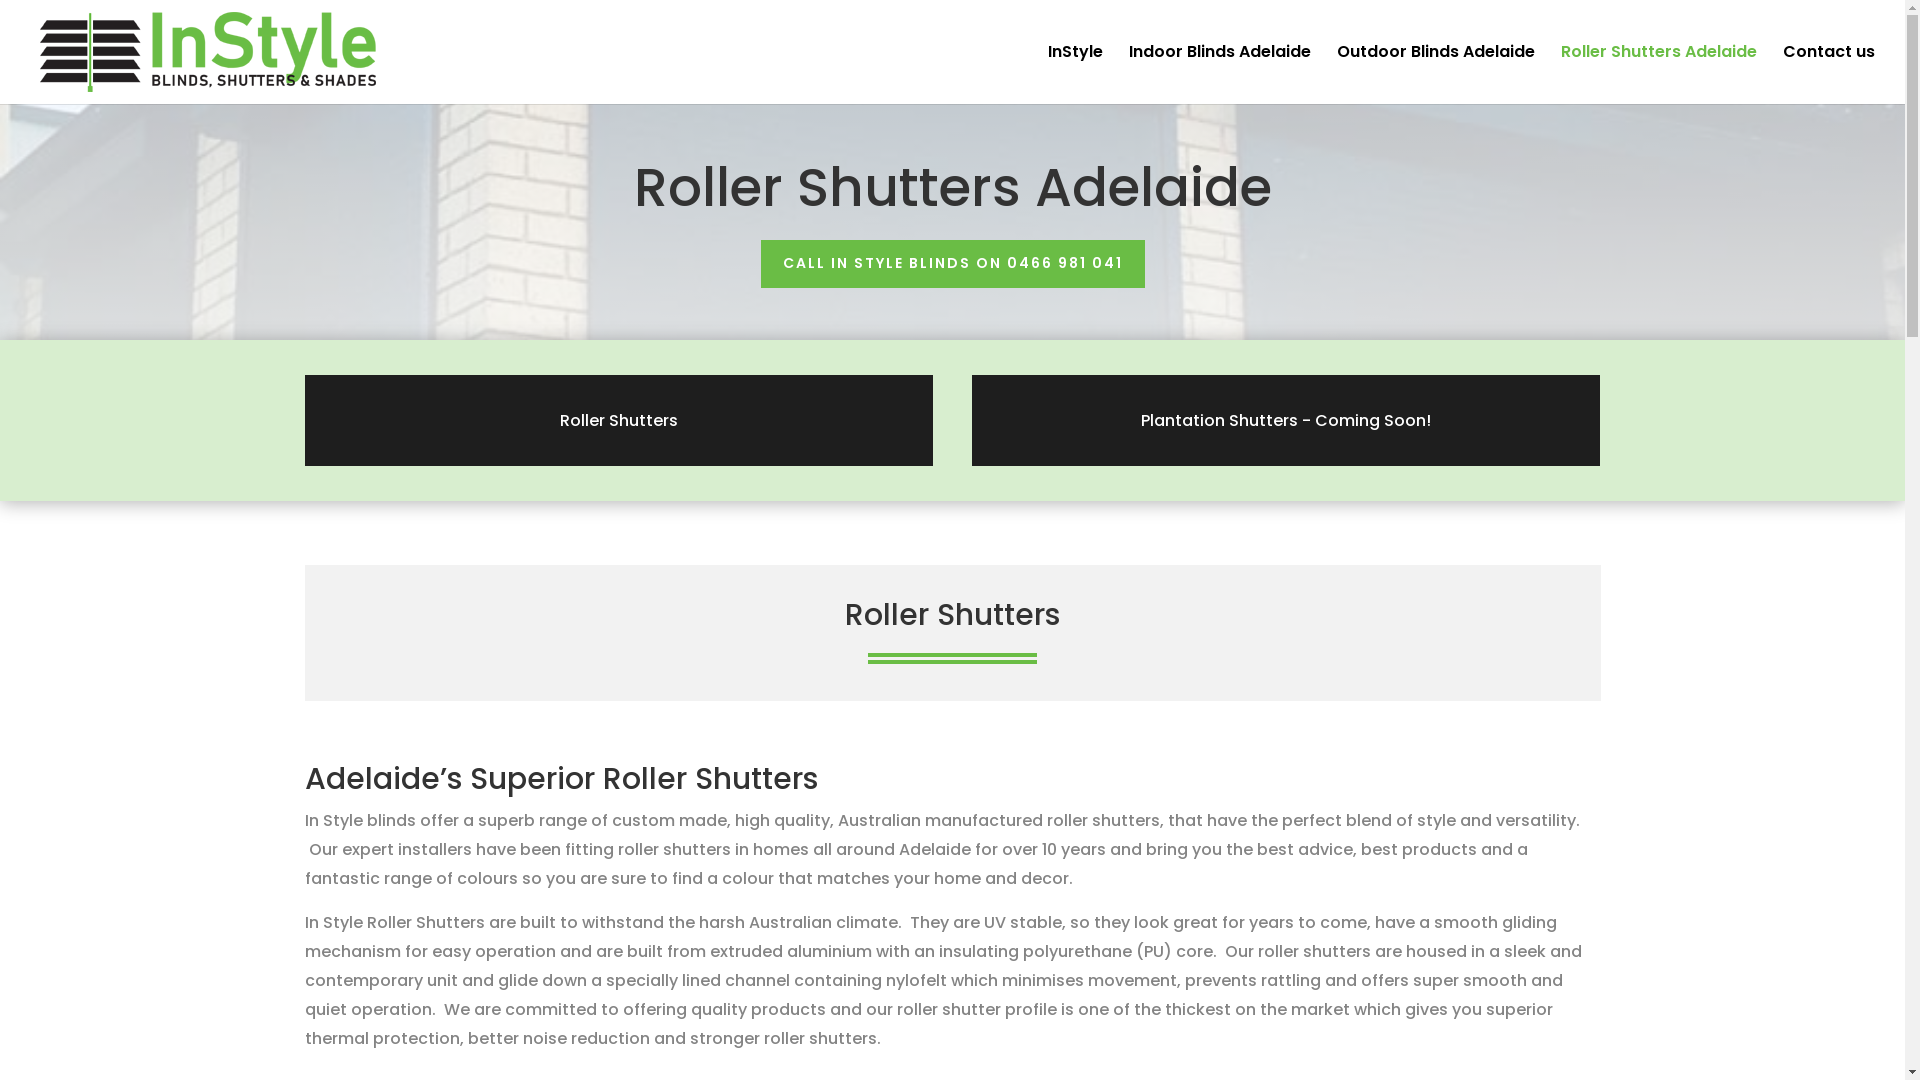 The width and height of the screenshot is (1920, 1080). Describe the element at coordinates (1337, 73) in the screenshot. I see `'Outdoor Blinds Adelaide'` at that location.